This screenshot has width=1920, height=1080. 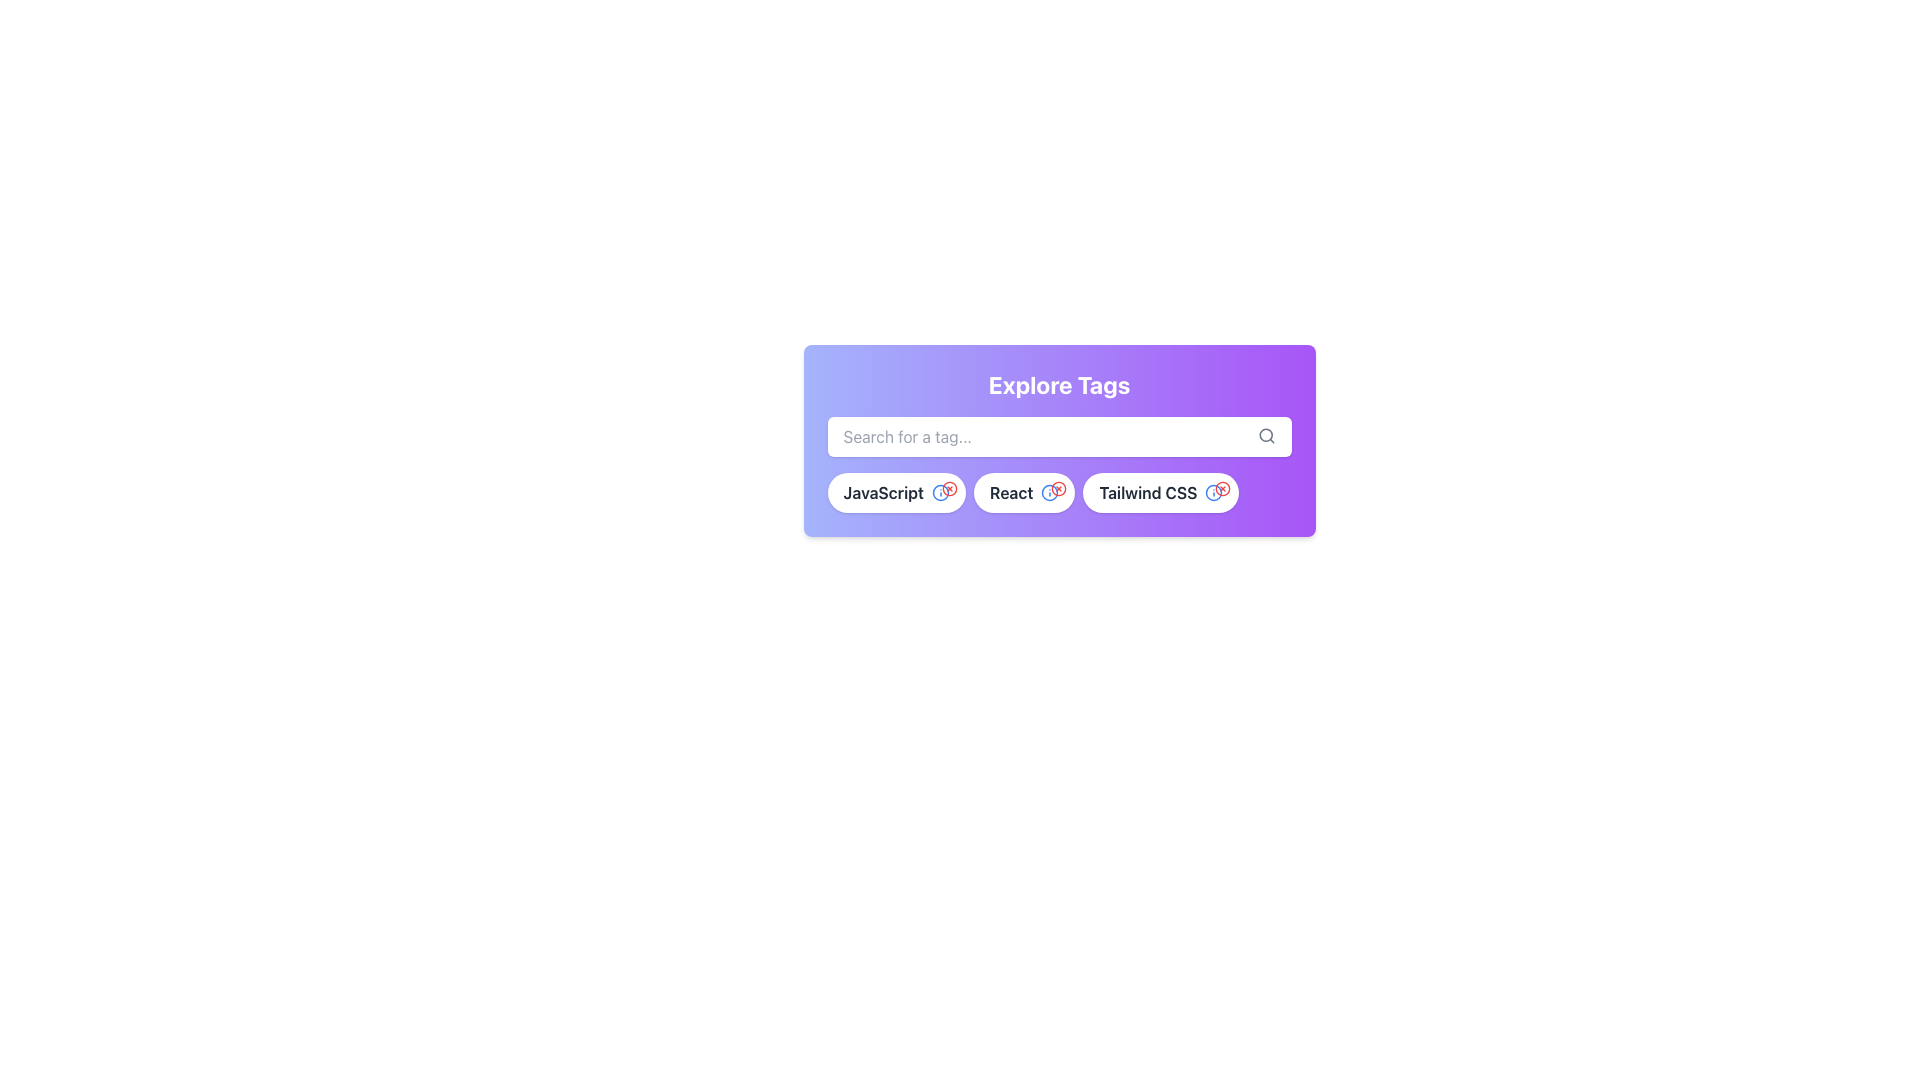 I want to click on the informational SVG icon next to the 'JavaScript' tag, so click(x=939, y=493).